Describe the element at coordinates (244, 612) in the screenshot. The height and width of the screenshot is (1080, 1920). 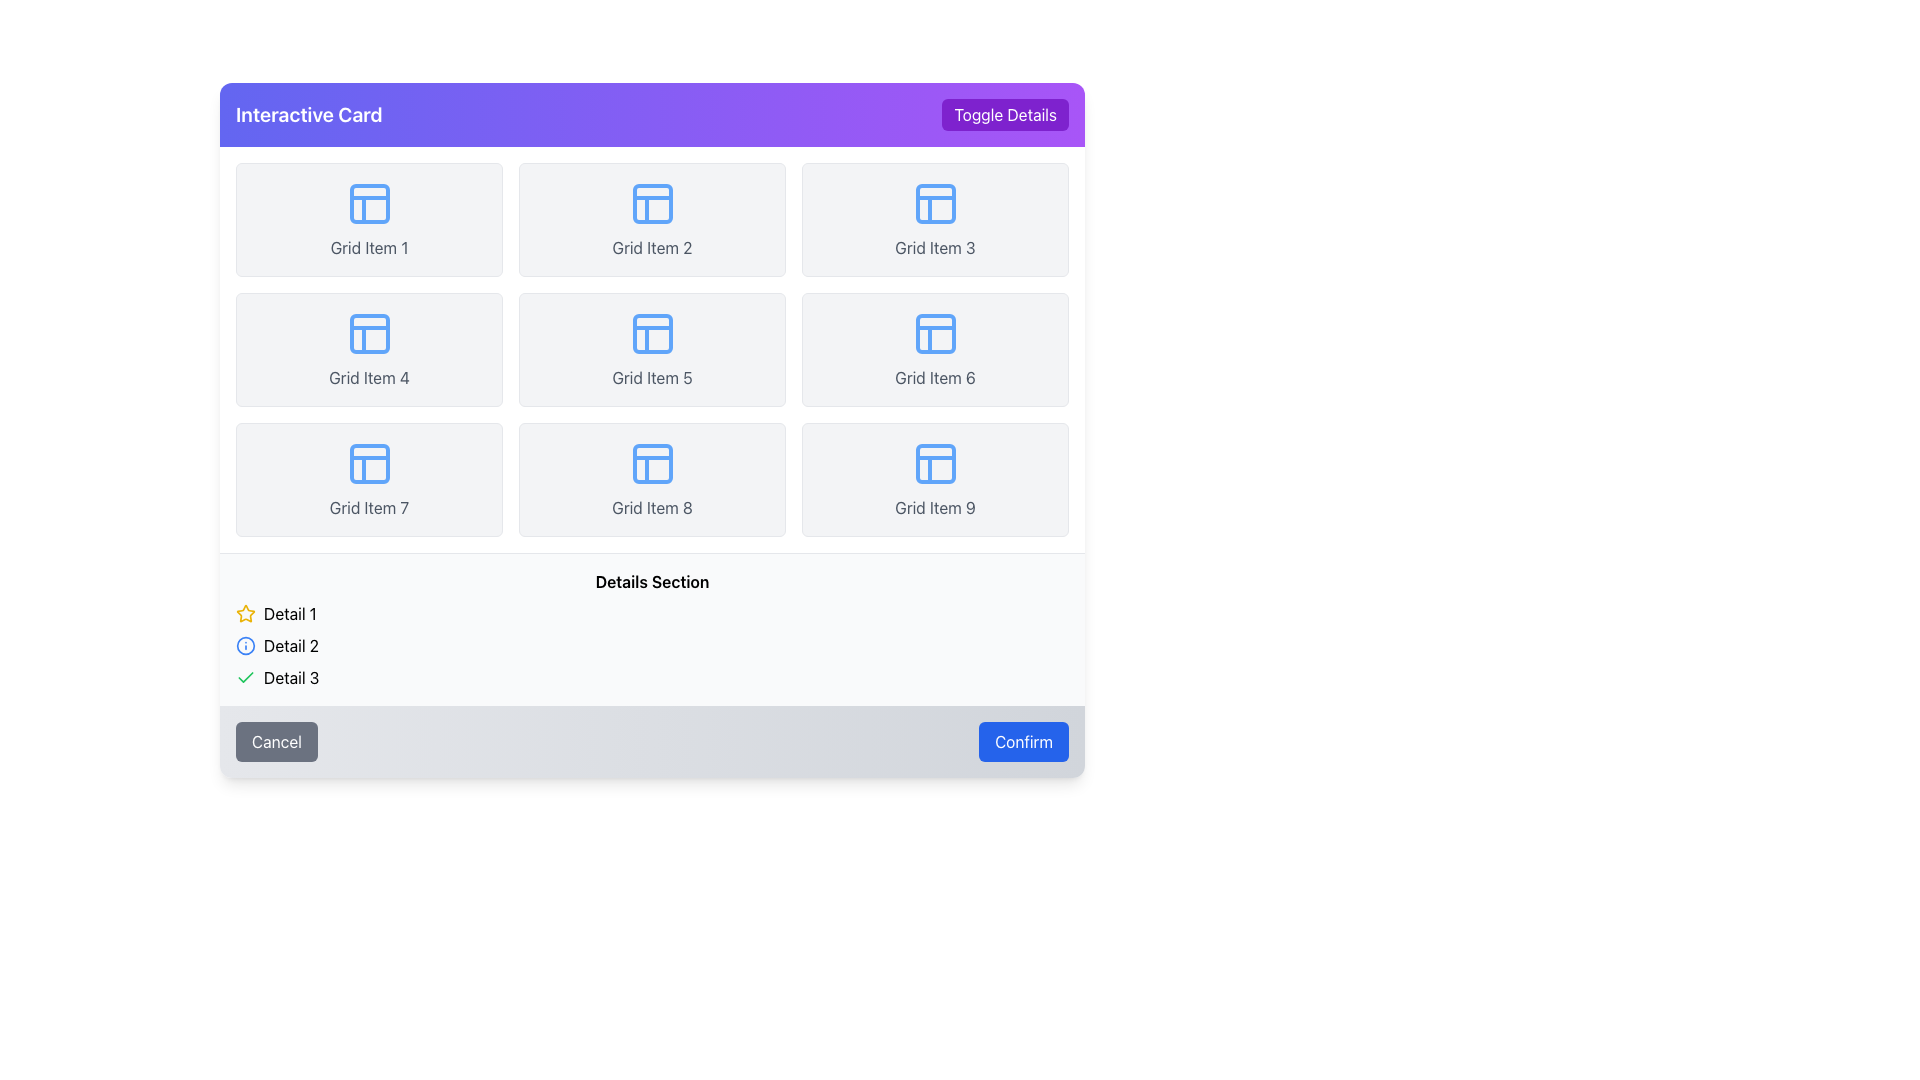
I see `the importance indicator icon located in the bottom-left section of the interface under the 'Details Section', positioned to the left of the text 'Detail 1'` at that location.